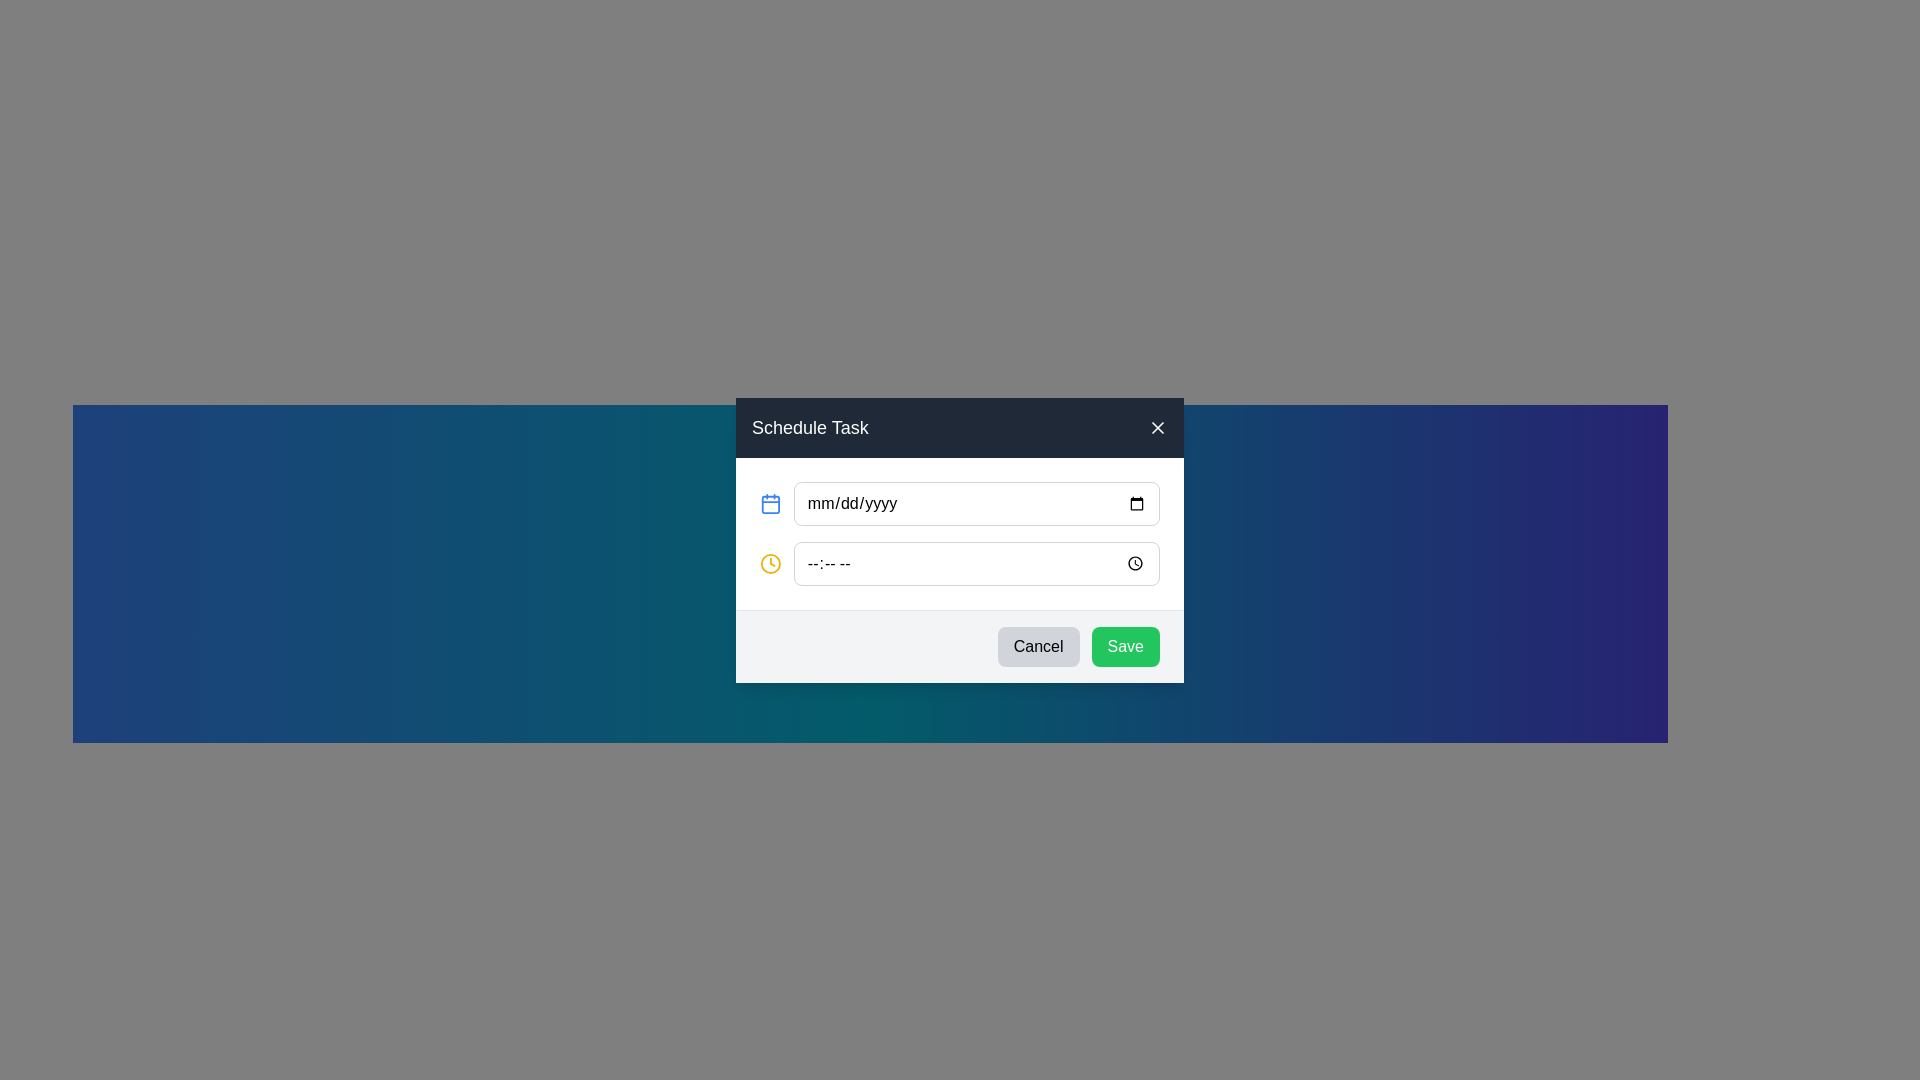 The width and height of the screenshot is (1920, 1080). I want to click on the clock icon with a thin circular outline to focus the associated time input field in the 'Schedule Task' modal dialog, so click(769, 563).